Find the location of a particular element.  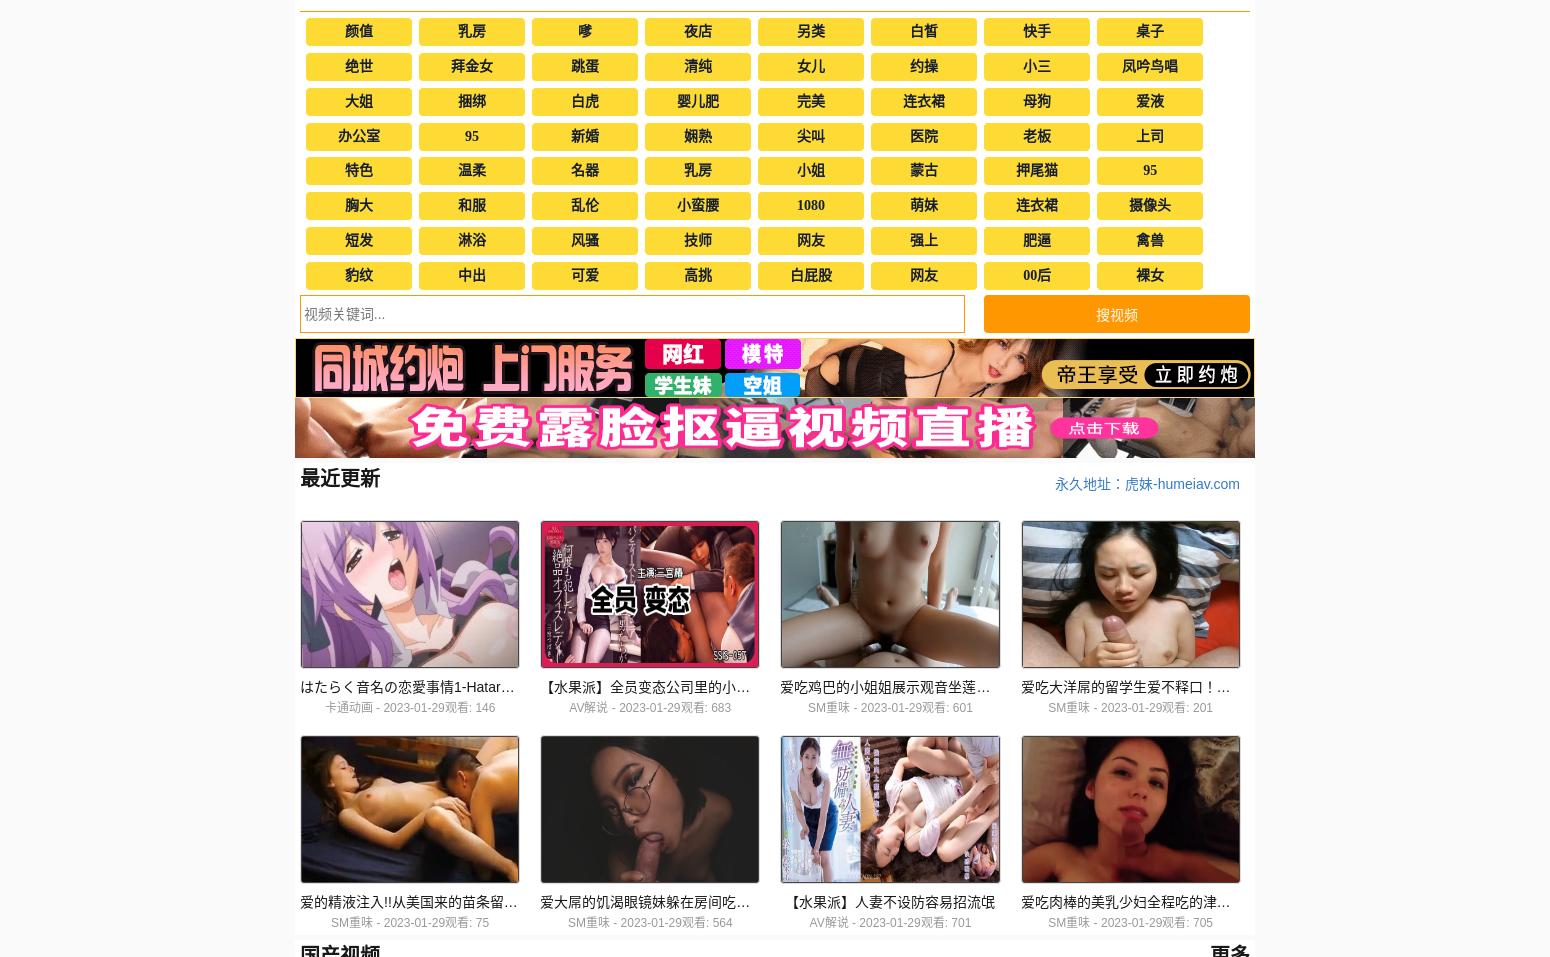

'2023-01-29观看: 75' is located at coordinates (436, 923).